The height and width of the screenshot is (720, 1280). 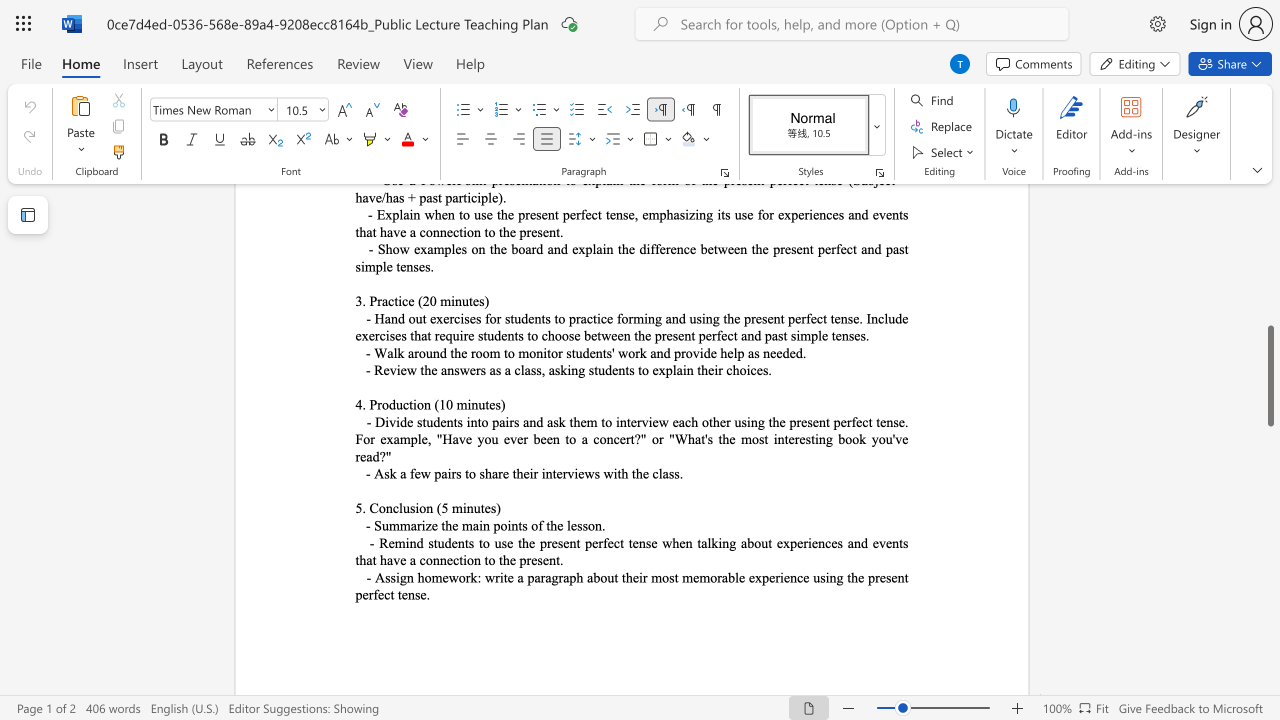 What do you see at coordinates (840, 421) in the screenshot?
I see `the space between the continuous character "p" and "e" in the text` at bounding box center [840, 421].